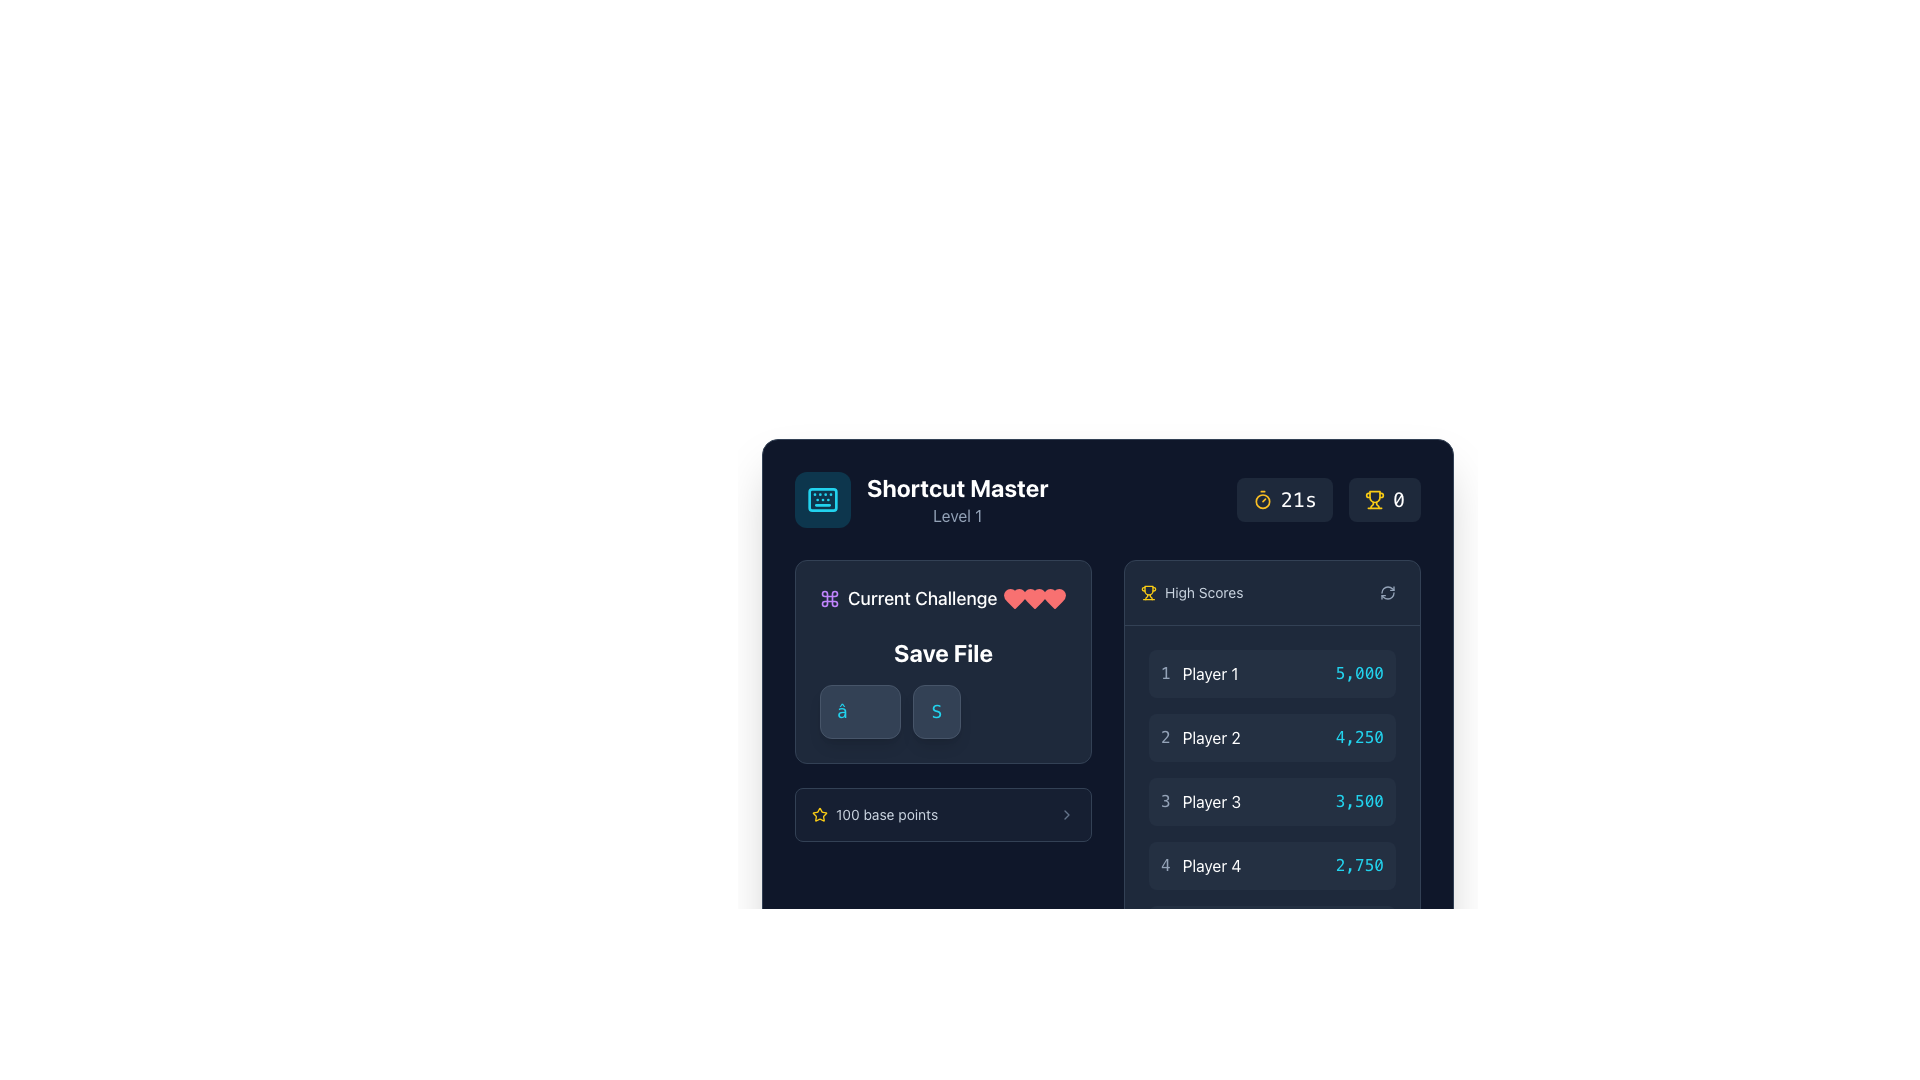 The width and height of the screenshot is (1920, 1080). Describe the element at coordinates (1328, 499) in the screenshot. I see `the Compound information display element showing timer and count values` at that location.